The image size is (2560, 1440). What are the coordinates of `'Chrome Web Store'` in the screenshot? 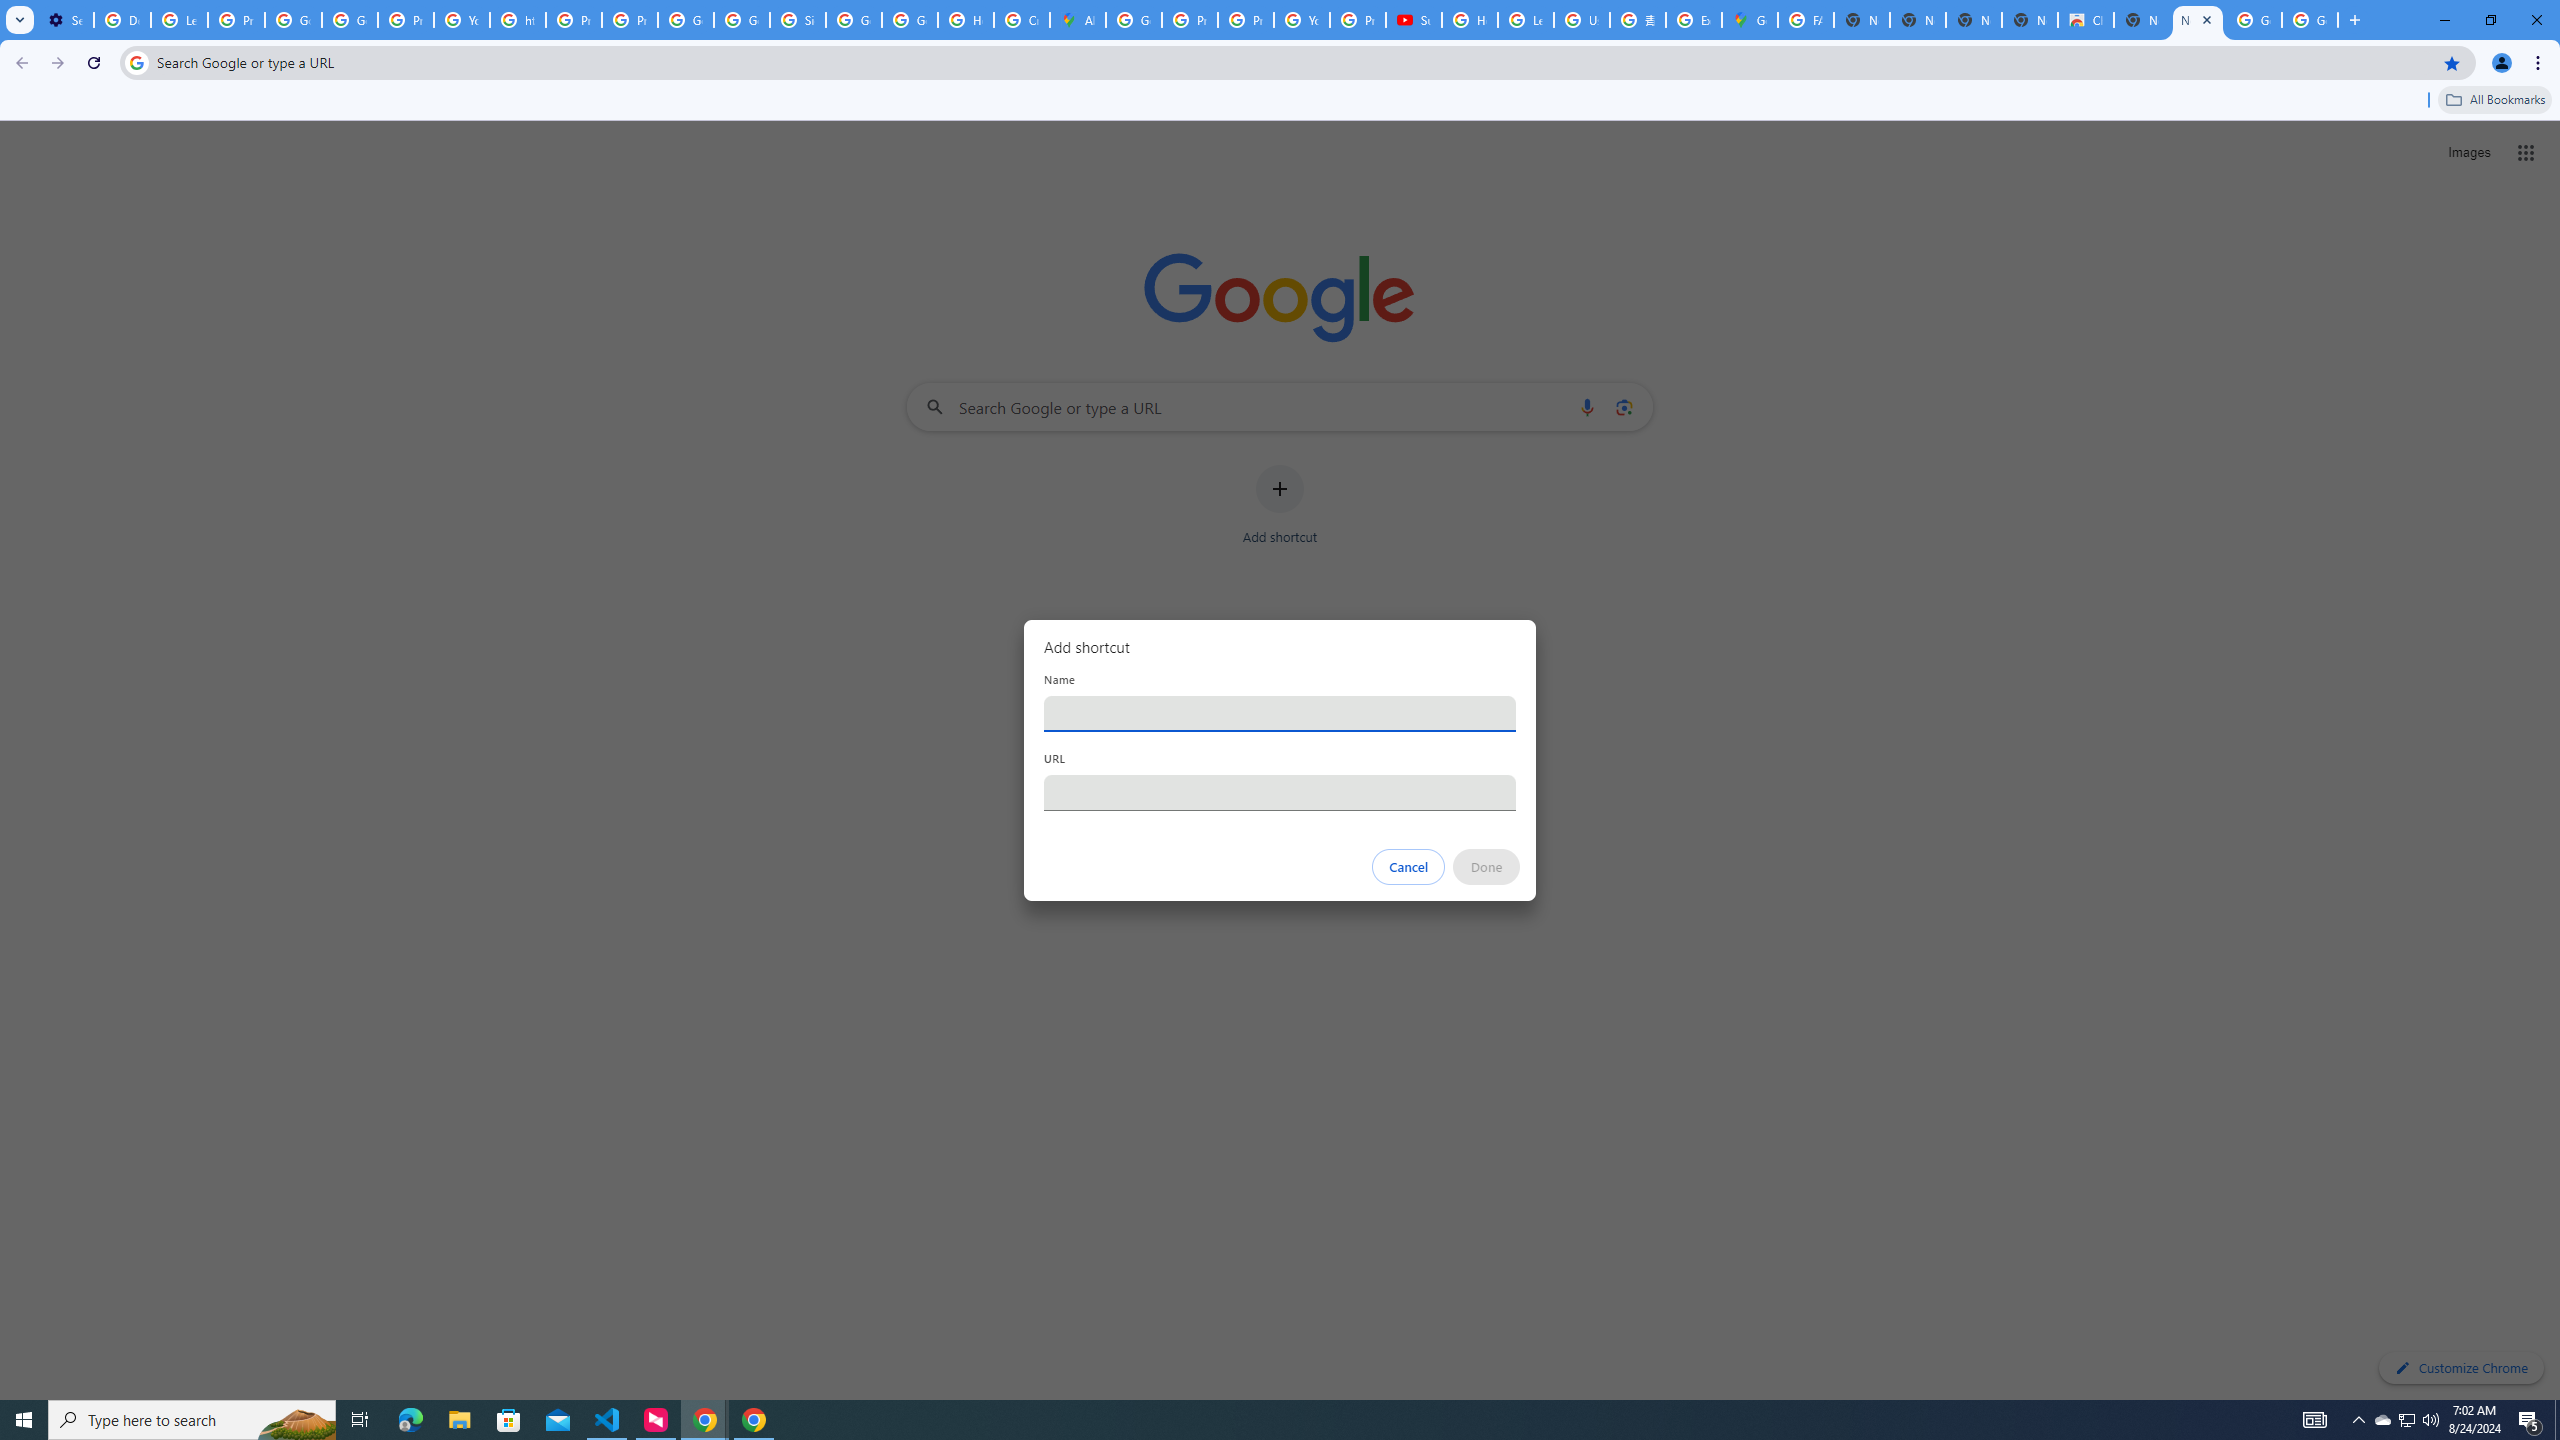 It's located at (2084, 19).